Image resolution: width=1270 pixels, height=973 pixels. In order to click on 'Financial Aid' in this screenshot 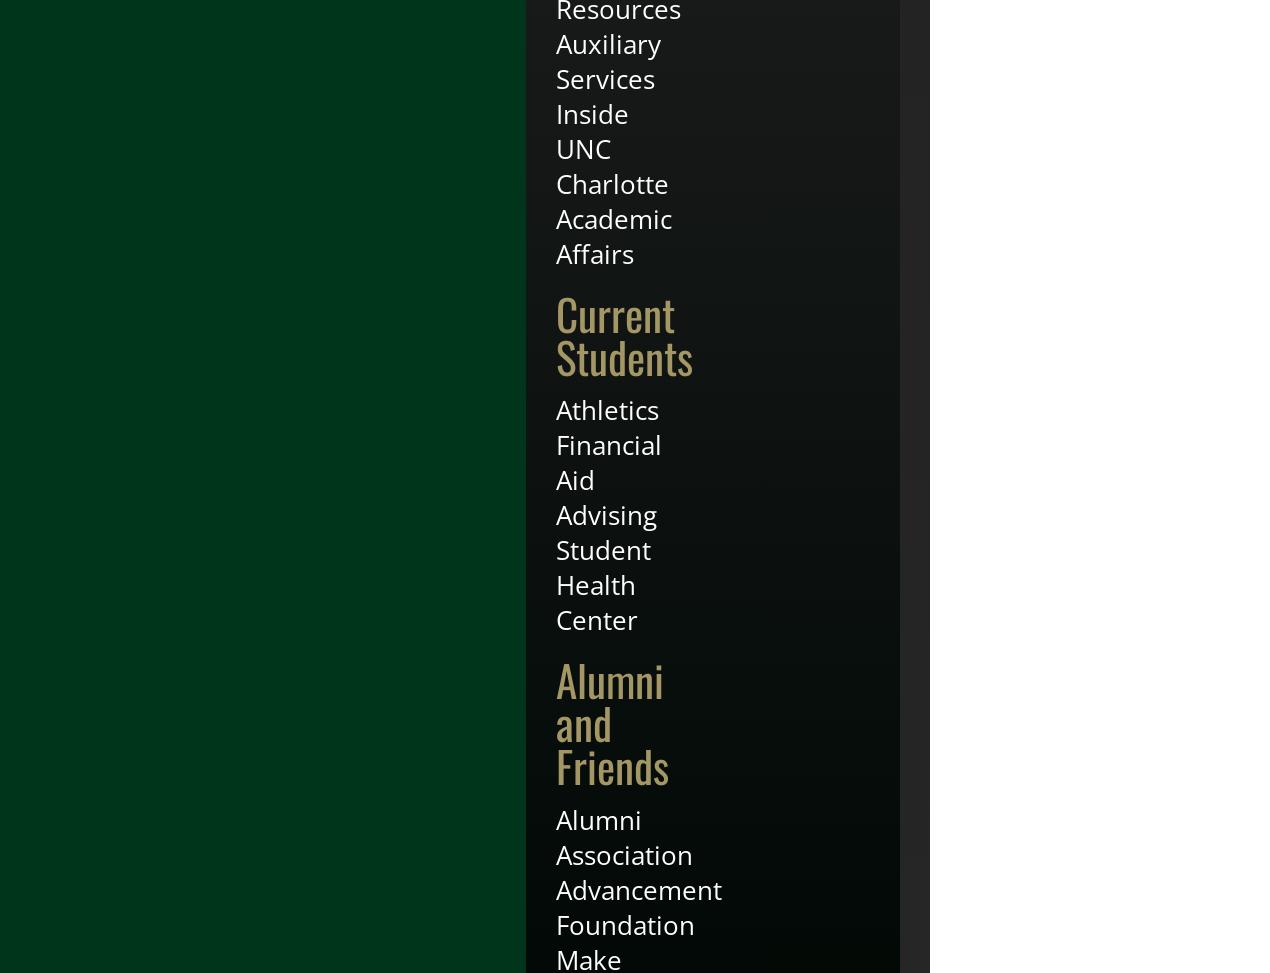, I will do `click(608, 461)`.